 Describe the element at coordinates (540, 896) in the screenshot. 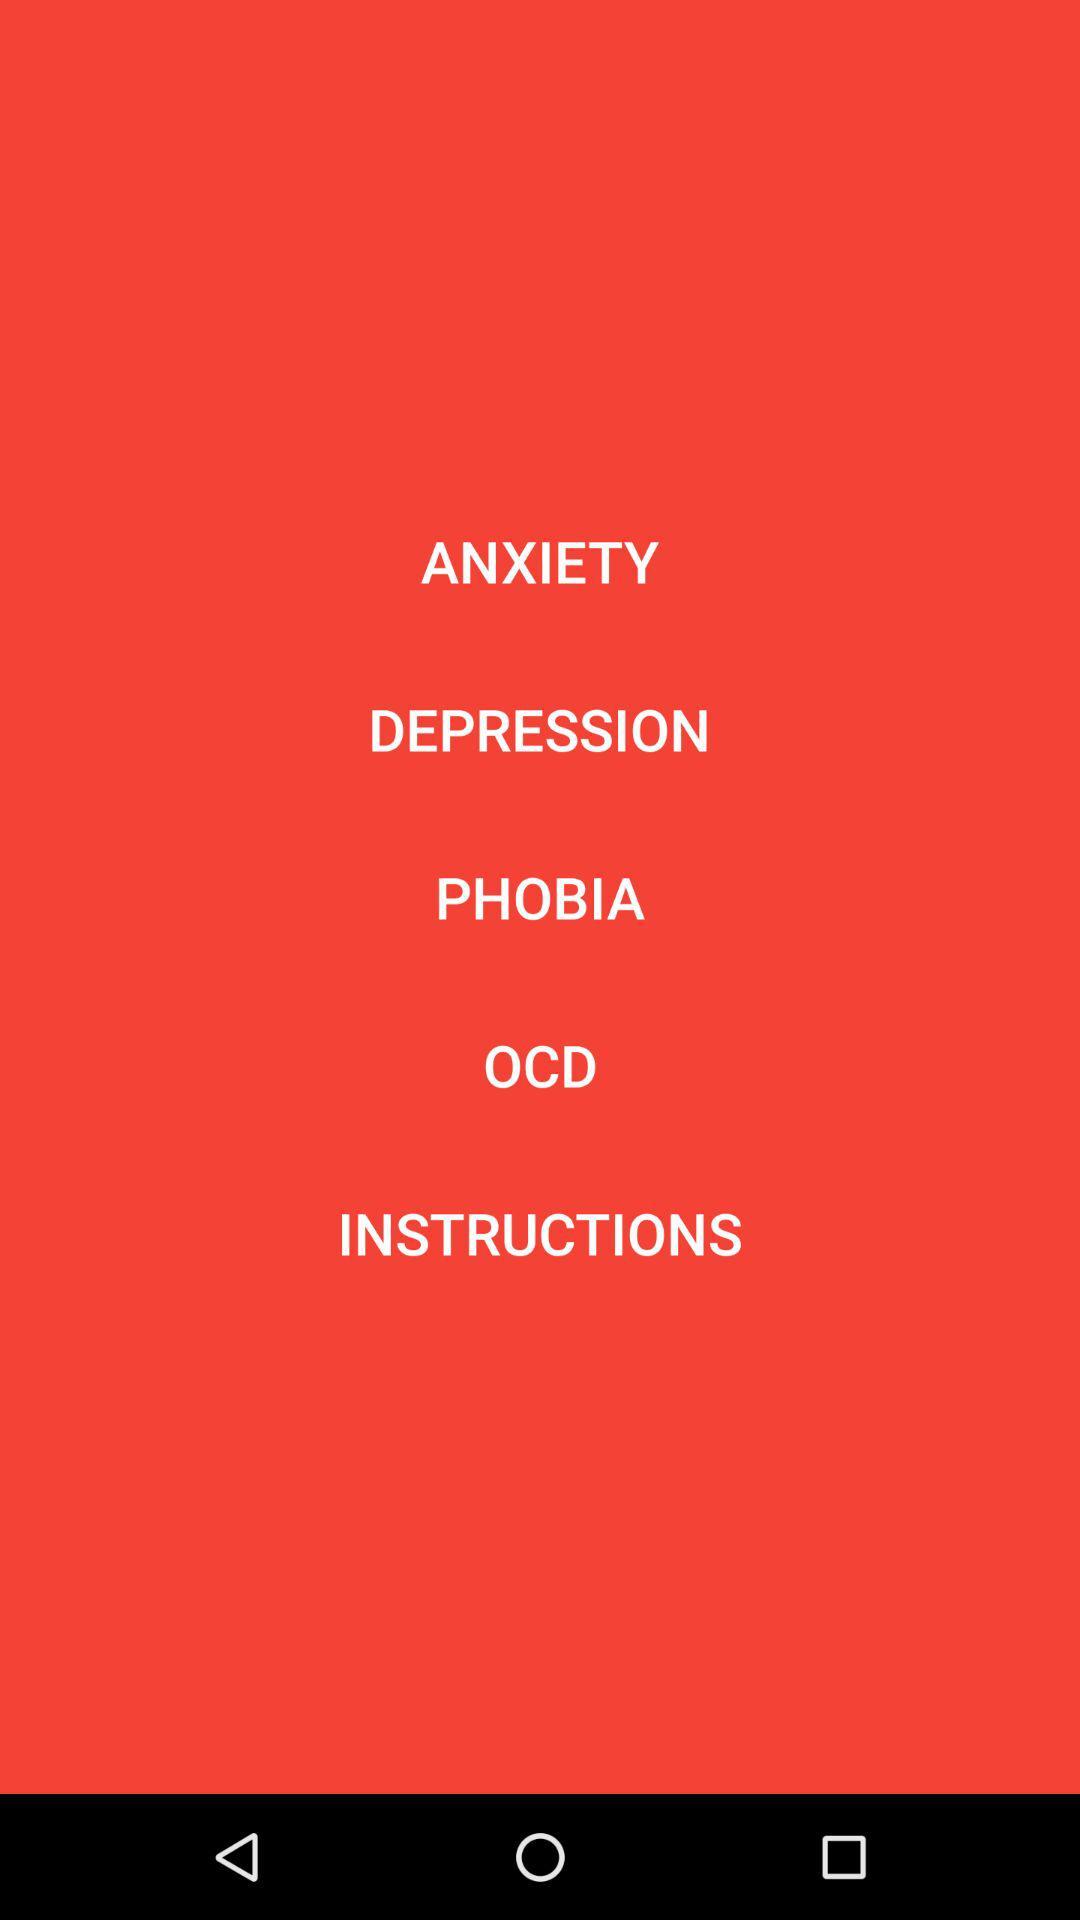

I see `the phobia icon` at that location.